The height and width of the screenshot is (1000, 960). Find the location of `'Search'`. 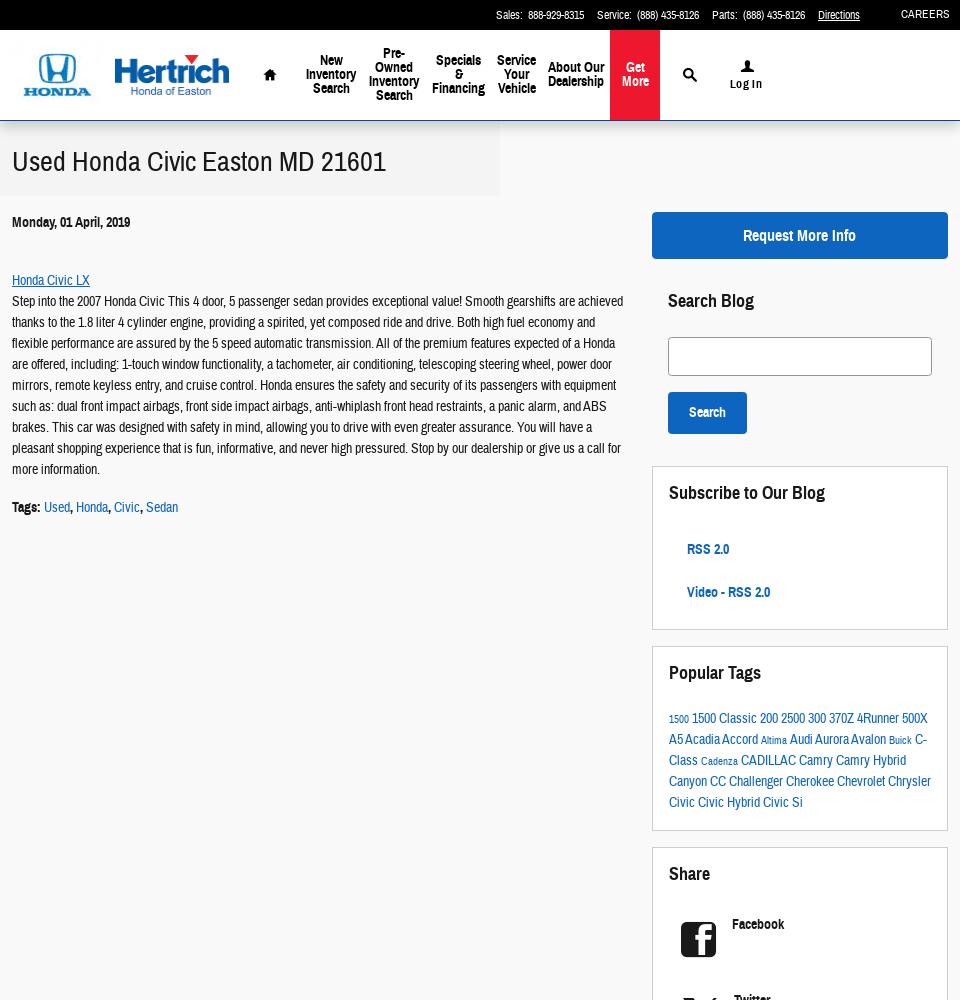

'Search' is located at coordinates (707, 412).